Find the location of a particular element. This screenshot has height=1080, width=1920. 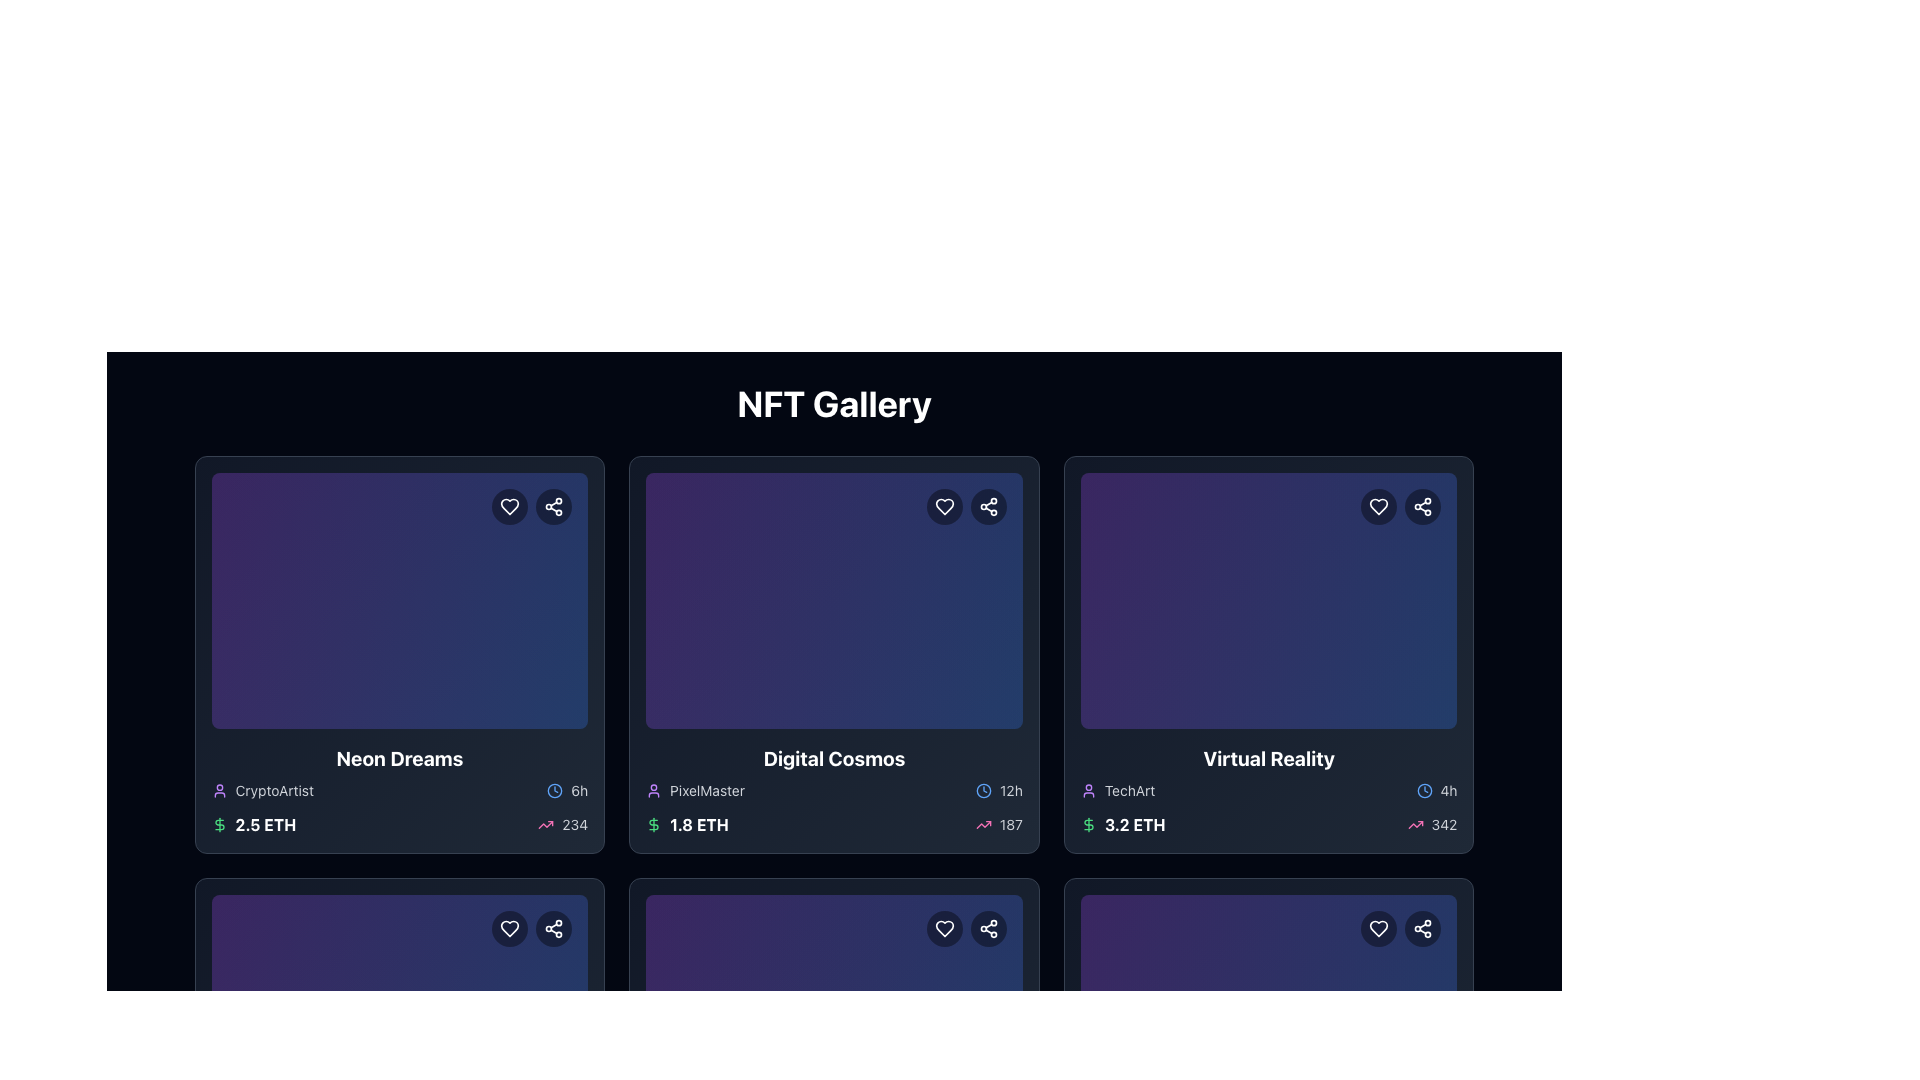

the heart icon in the top-right corner of the second card in the first row of the grid layout is located at coordinates (943, 505).